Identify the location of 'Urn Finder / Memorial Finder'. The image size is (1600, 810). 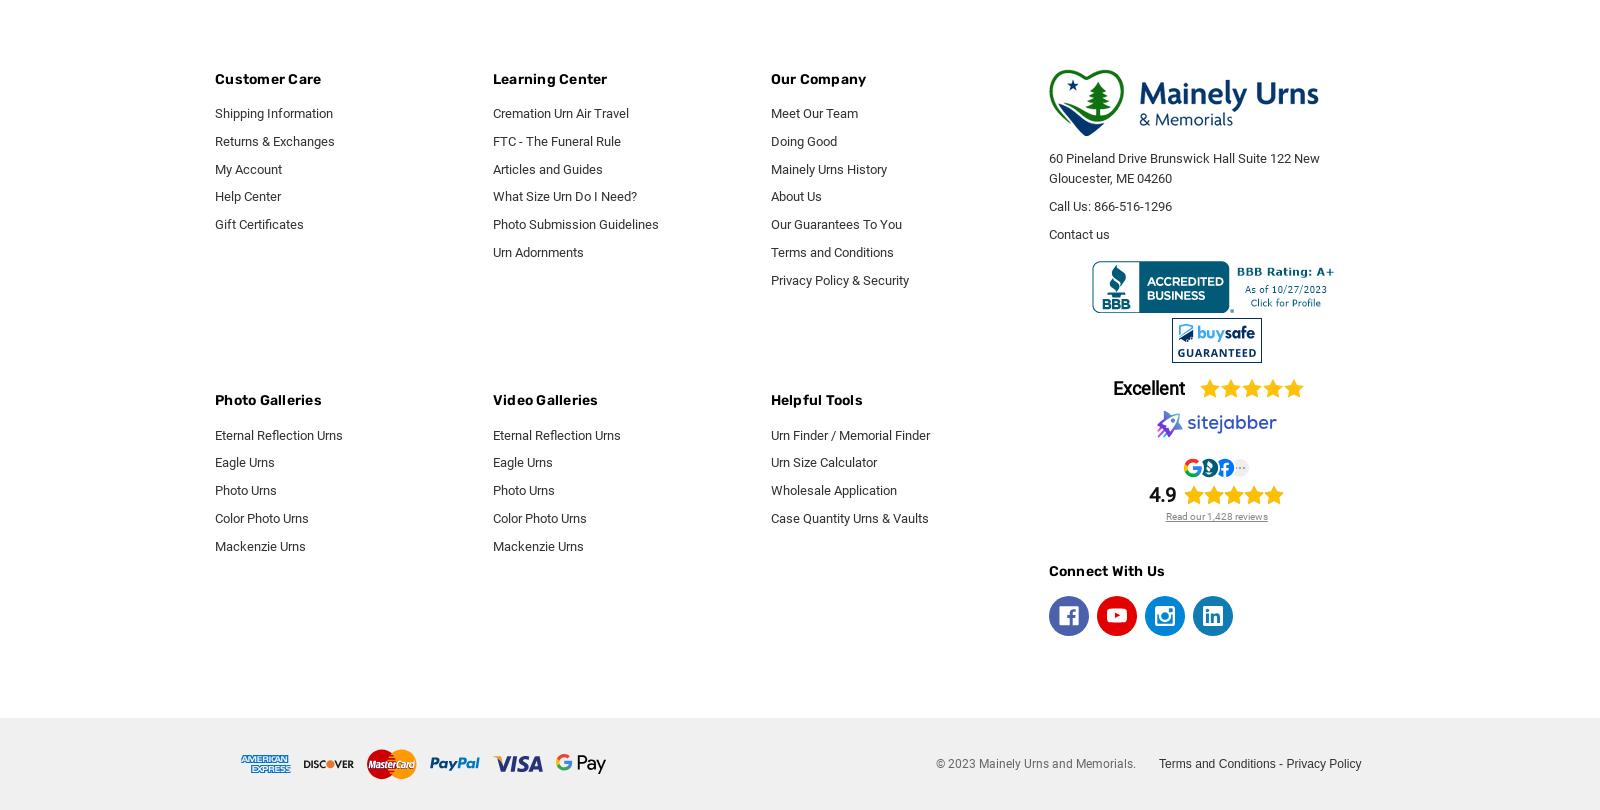
(848, 434).